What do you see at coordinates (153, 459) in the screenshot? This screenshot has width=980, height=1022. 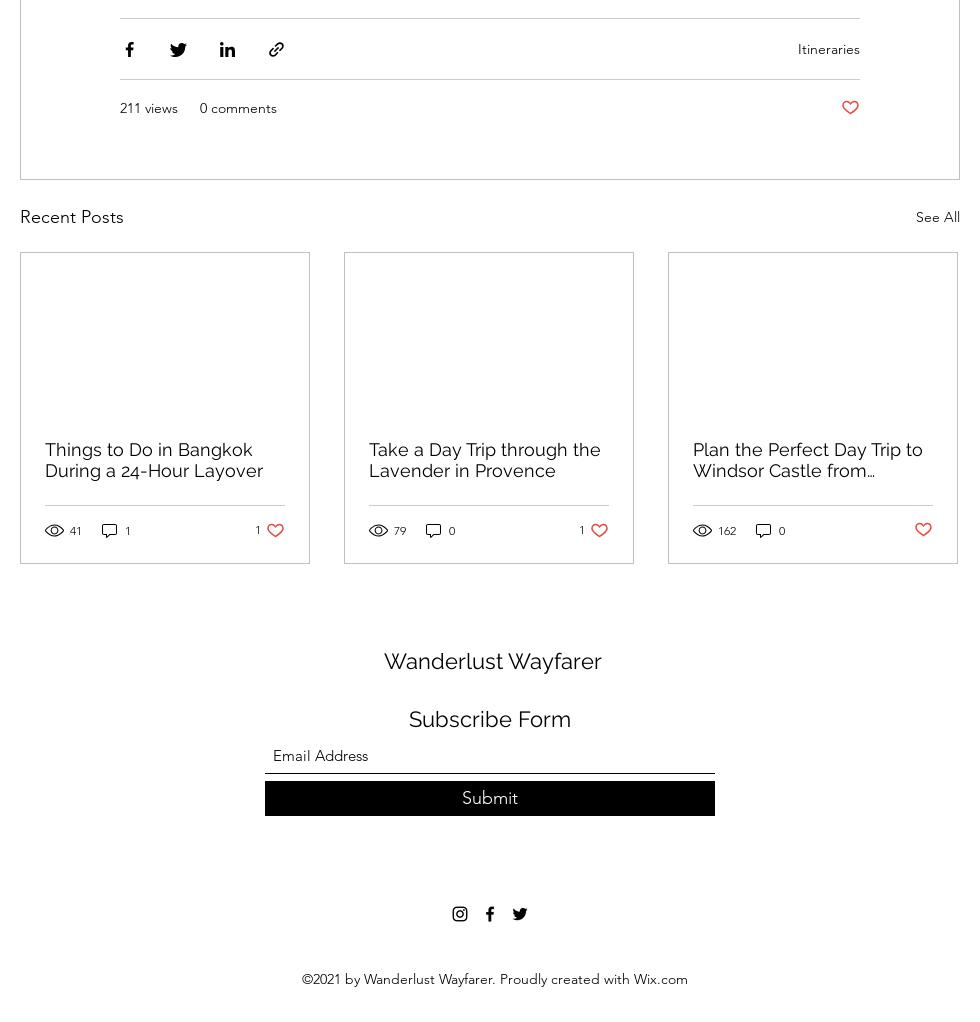 I see `'Things to Do in Bangkok During a 24-Hour Layover'` at bounding box center [153, 459].